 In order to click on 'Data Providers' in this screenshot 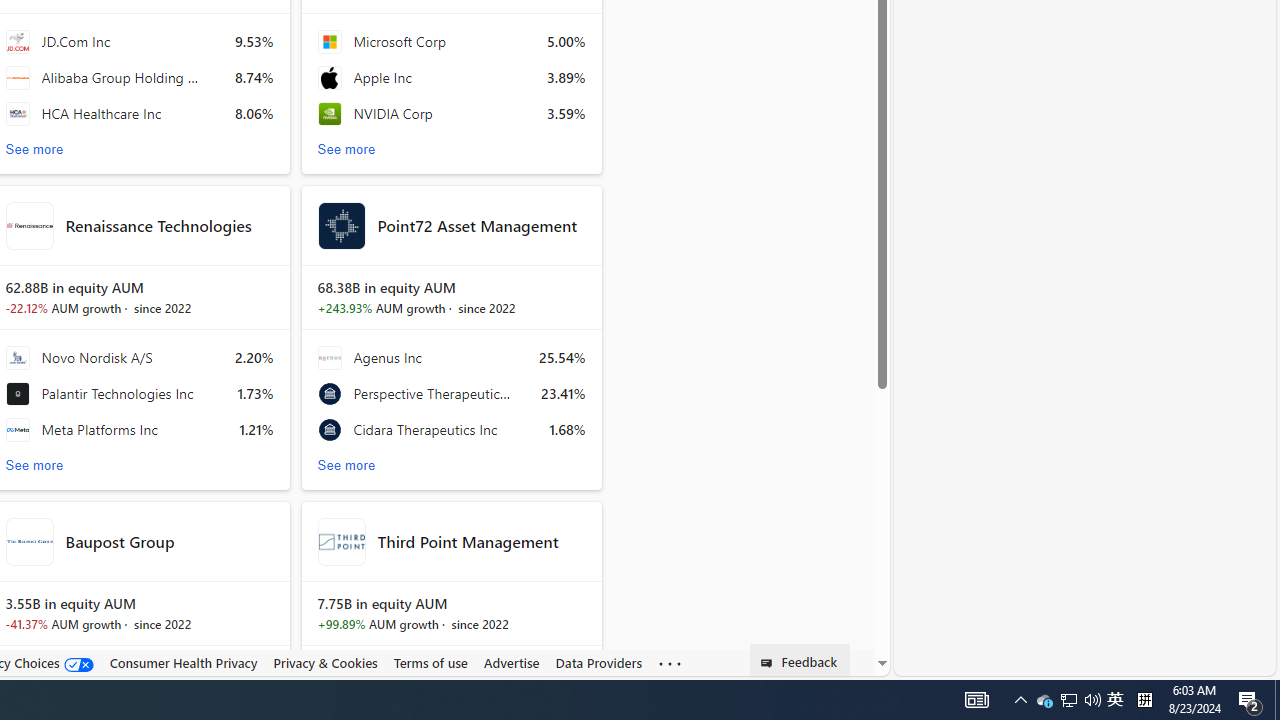, I will do `click(598, 662)`.